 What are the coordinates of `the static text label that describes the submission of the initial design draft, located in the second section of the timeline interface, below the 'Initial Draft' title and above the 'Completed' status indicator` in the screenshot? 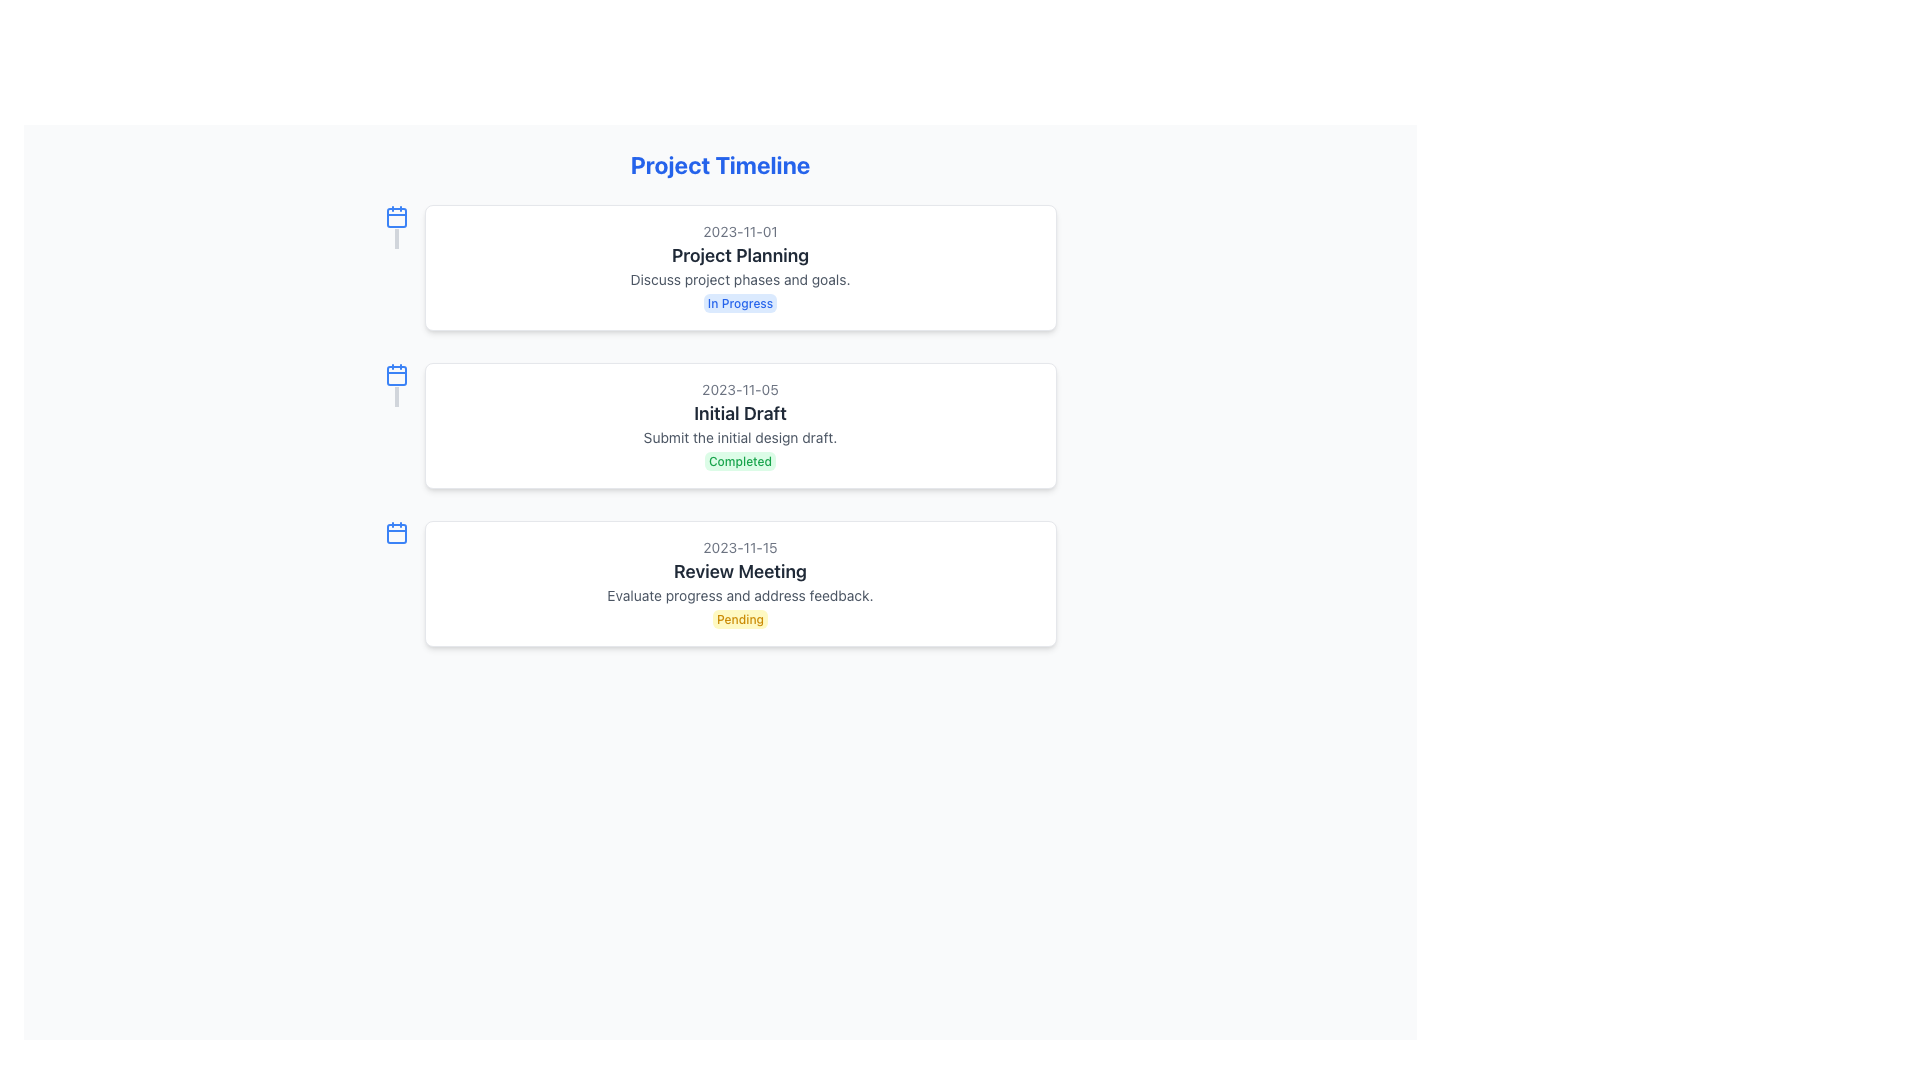 It's located at (739, 437).